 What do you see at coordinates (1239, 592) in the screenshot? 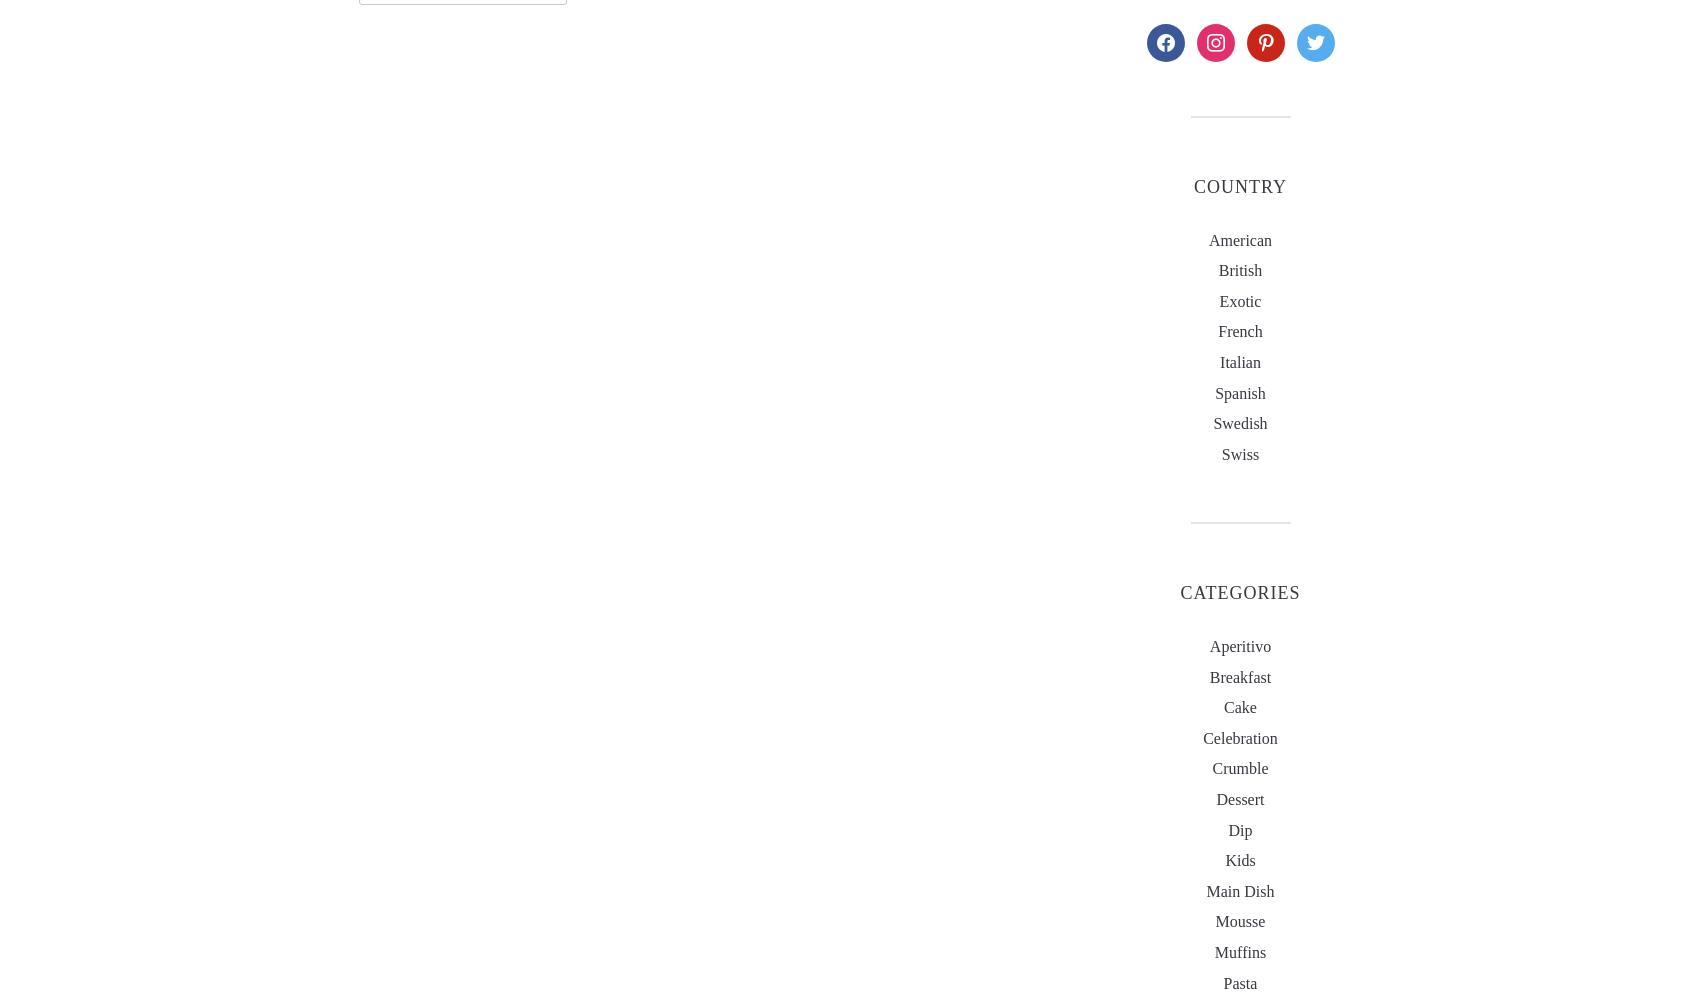
I see `'Categories'` at bounding box center [1239, 592].